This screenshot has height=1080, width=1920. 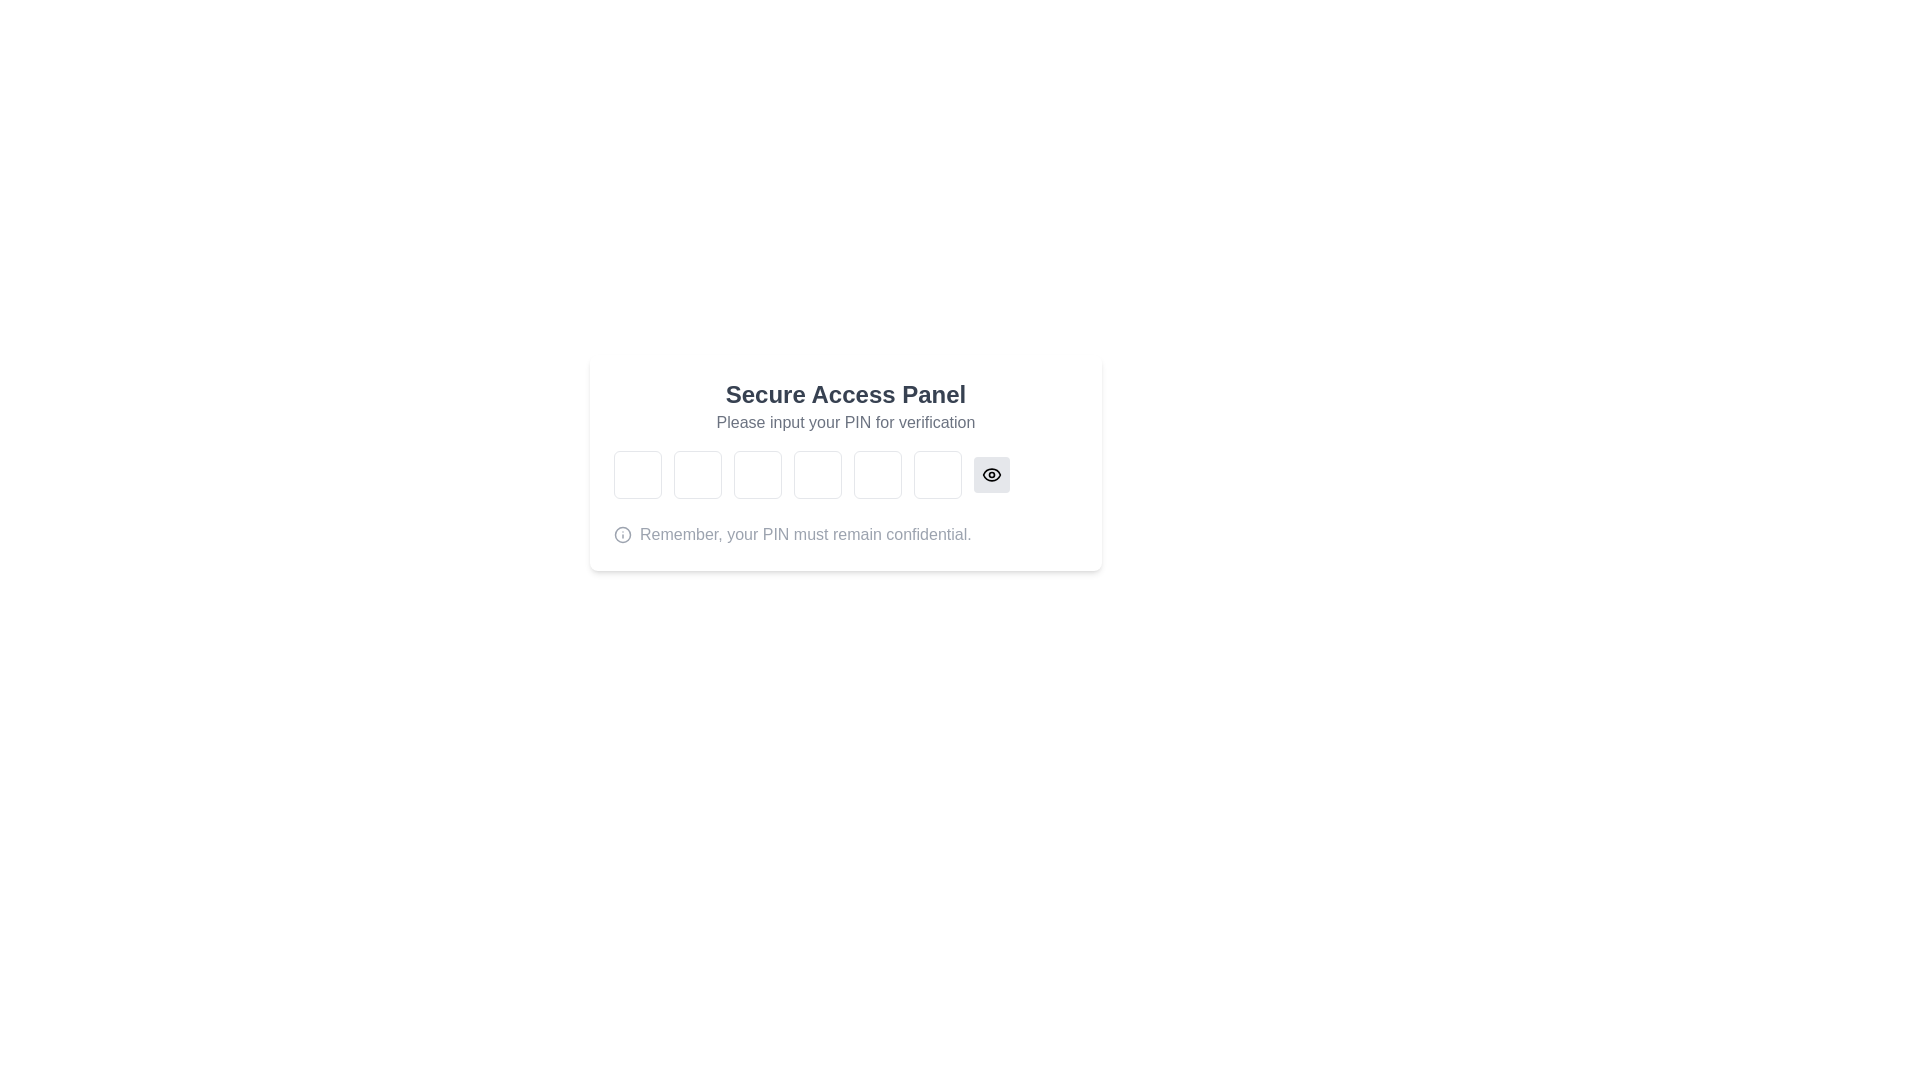 I want to click on the eye-shaped button with a circular pupil, so click(x=992, y=474).